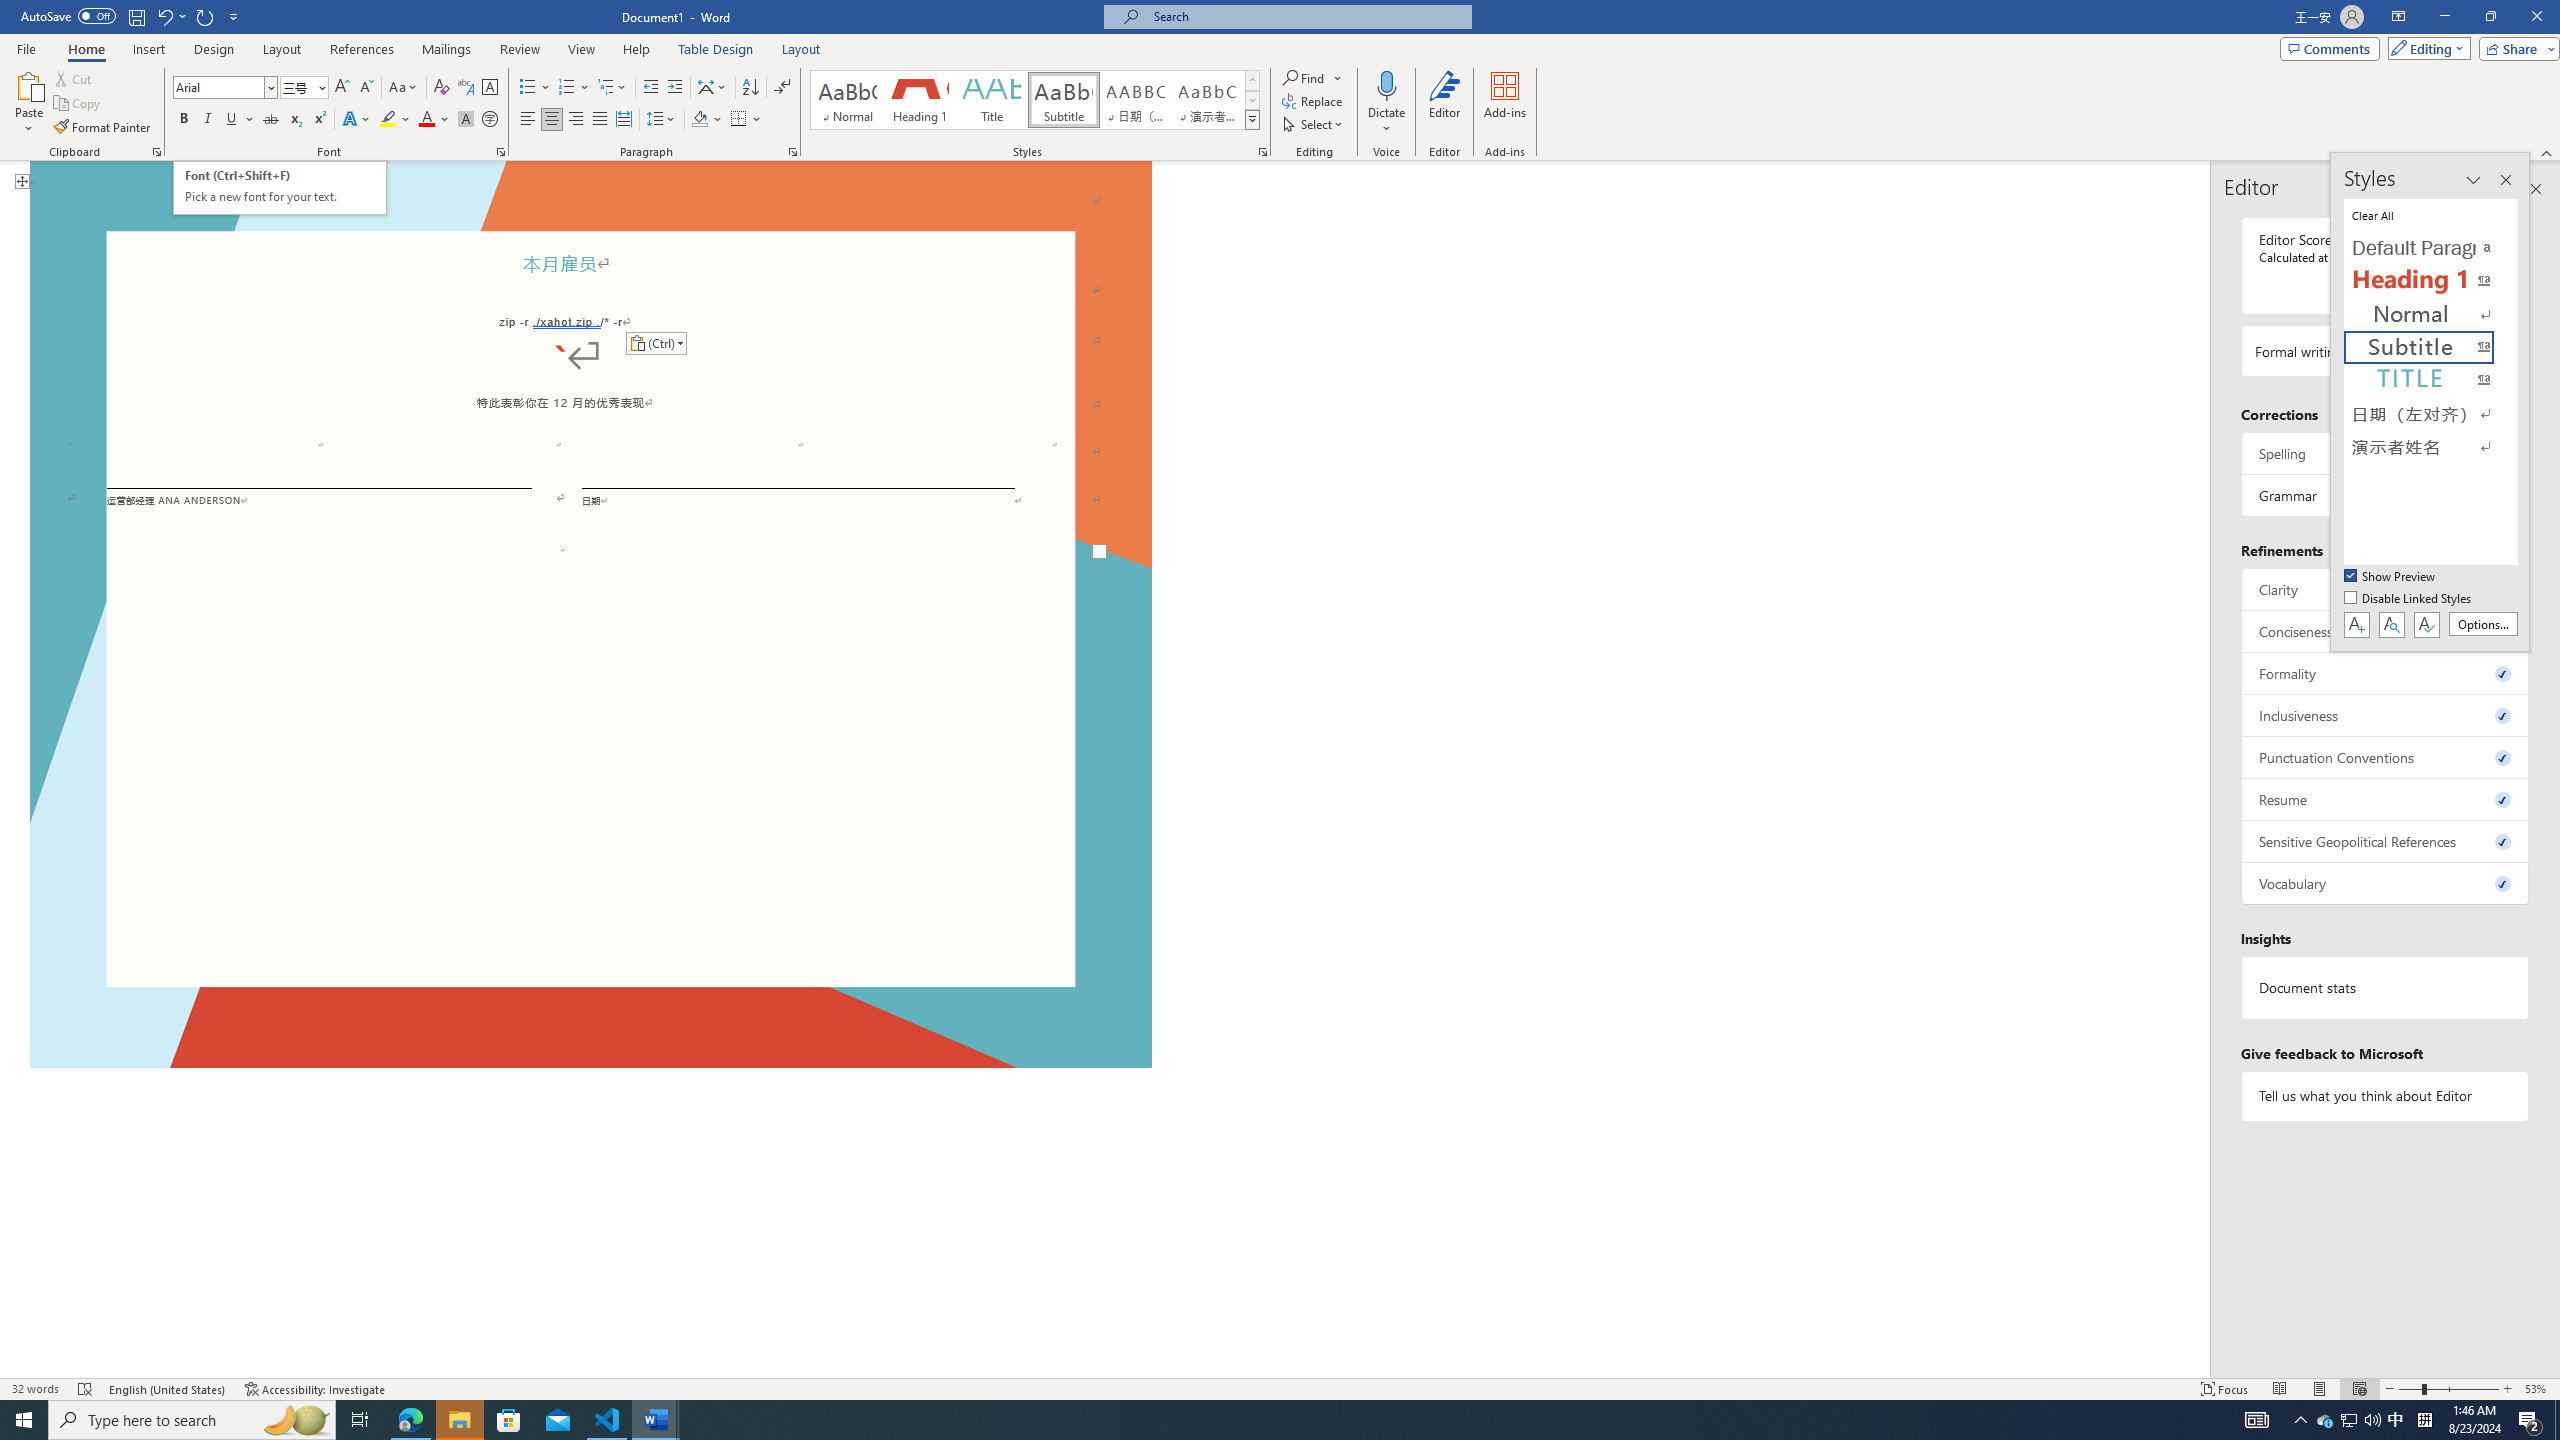 This screenshot has width=2560, height=1440. Describe the element at coordinates (2384, 1095) in the screenshot. I see `'Tell us what you think about Editor'` at that location.